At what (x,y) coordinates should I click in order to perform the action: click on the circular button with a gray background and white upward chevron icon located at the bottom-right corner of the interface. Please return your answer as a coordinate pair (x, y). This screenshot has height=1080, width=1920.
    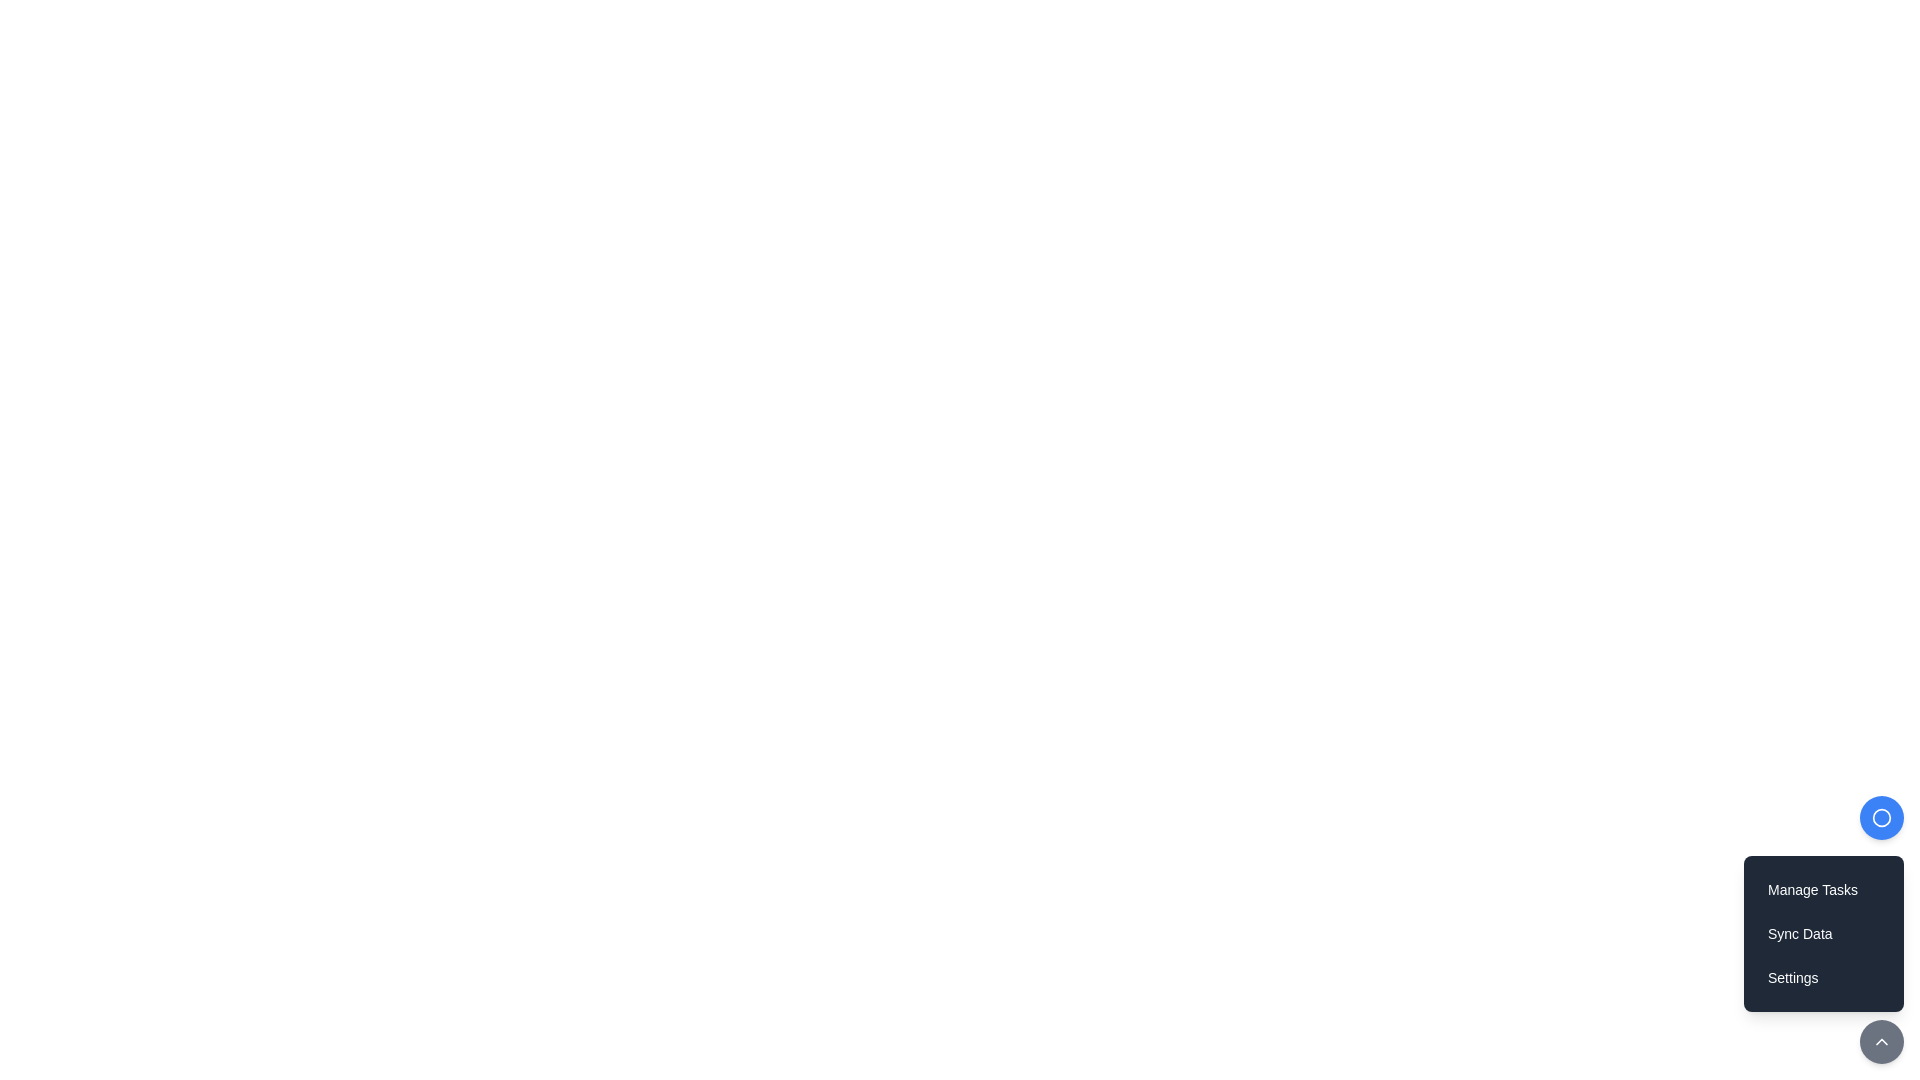
    Looking at the image, I should click on (1880, 1040).